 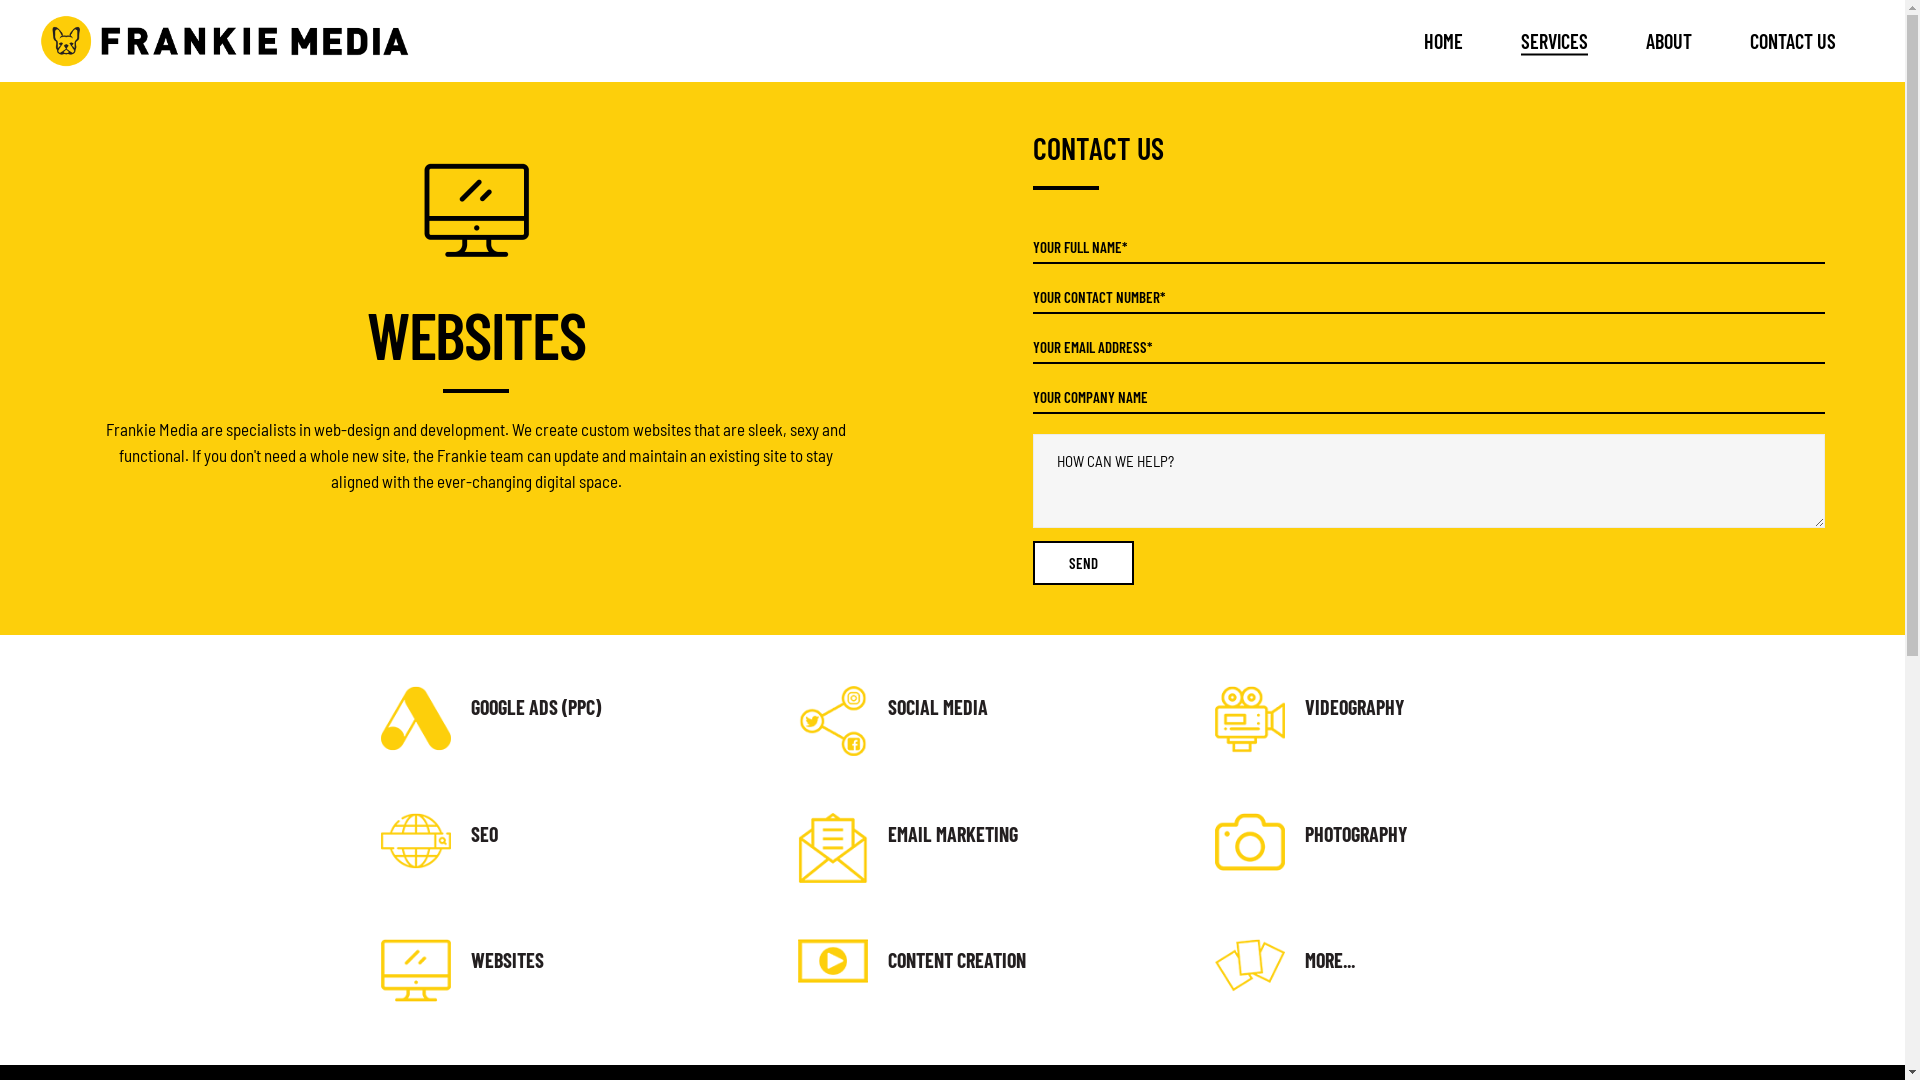 What do you see at coordinates (1553, 41) in the screenshot?
I see `'SERVICES'` at bounding box center [1553, 41].